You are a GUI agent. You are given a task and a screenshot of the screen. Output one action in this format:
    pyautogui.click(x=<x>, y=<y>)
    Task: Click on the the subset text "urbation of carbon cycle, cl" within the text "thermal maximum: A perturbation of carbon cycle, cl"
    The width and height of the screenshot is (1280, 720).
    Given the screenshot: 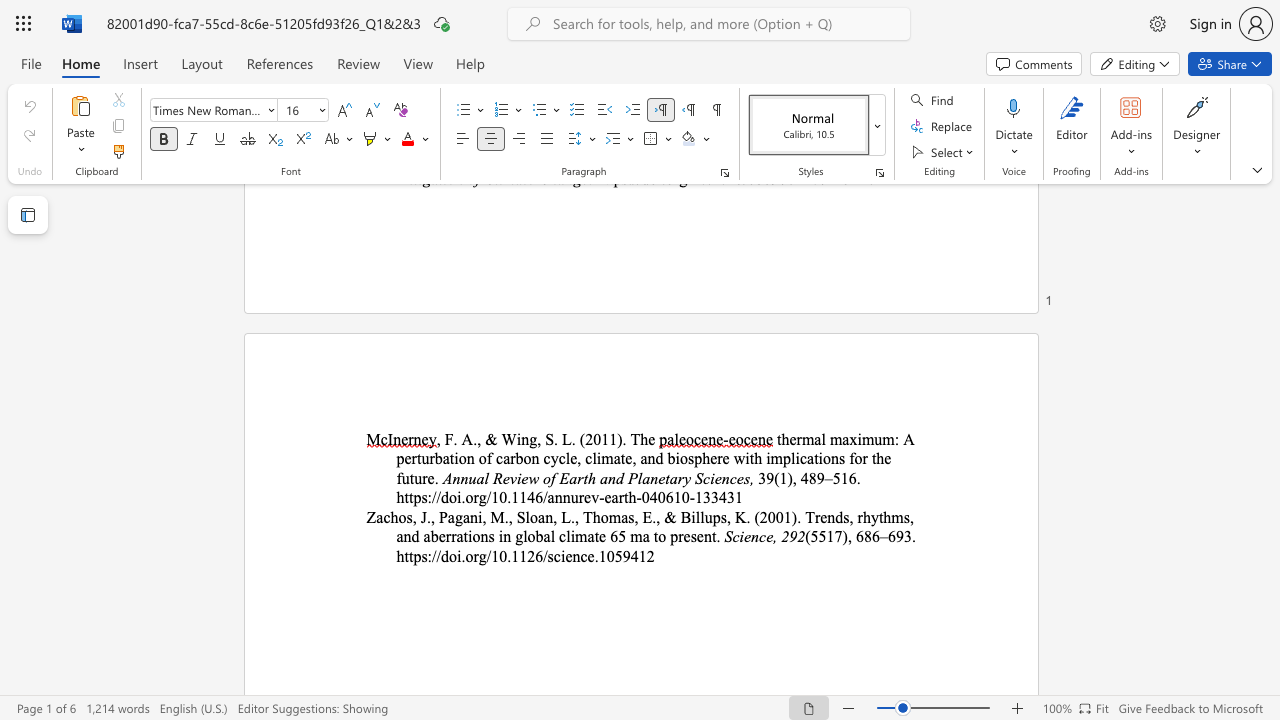 What is the action you would take?
    pyautogui.click(x=420, y=458)
    